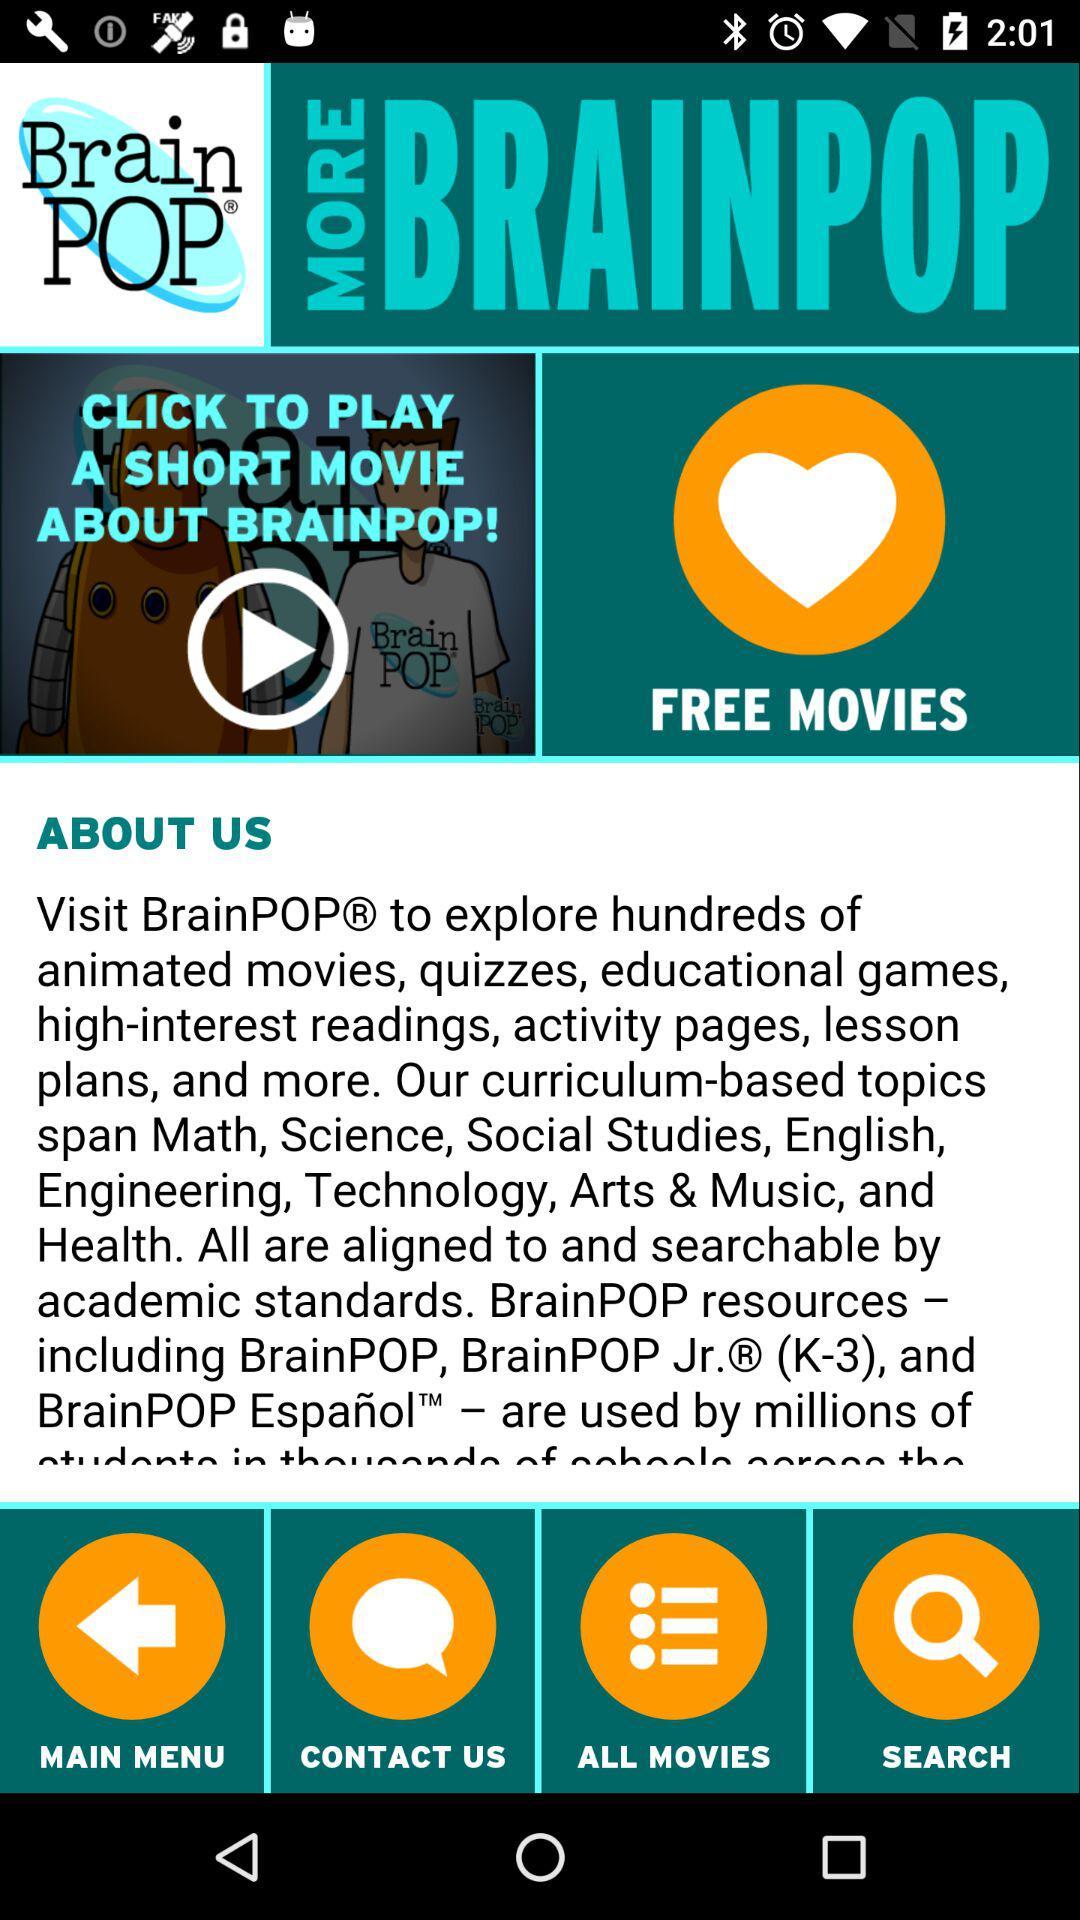 Image resolution: width=1080 pixels, height=1920 pixels. What do you see at coordinates (266, 554) in the screenshot?
I see `a movie` at bounding box center [266, 554].